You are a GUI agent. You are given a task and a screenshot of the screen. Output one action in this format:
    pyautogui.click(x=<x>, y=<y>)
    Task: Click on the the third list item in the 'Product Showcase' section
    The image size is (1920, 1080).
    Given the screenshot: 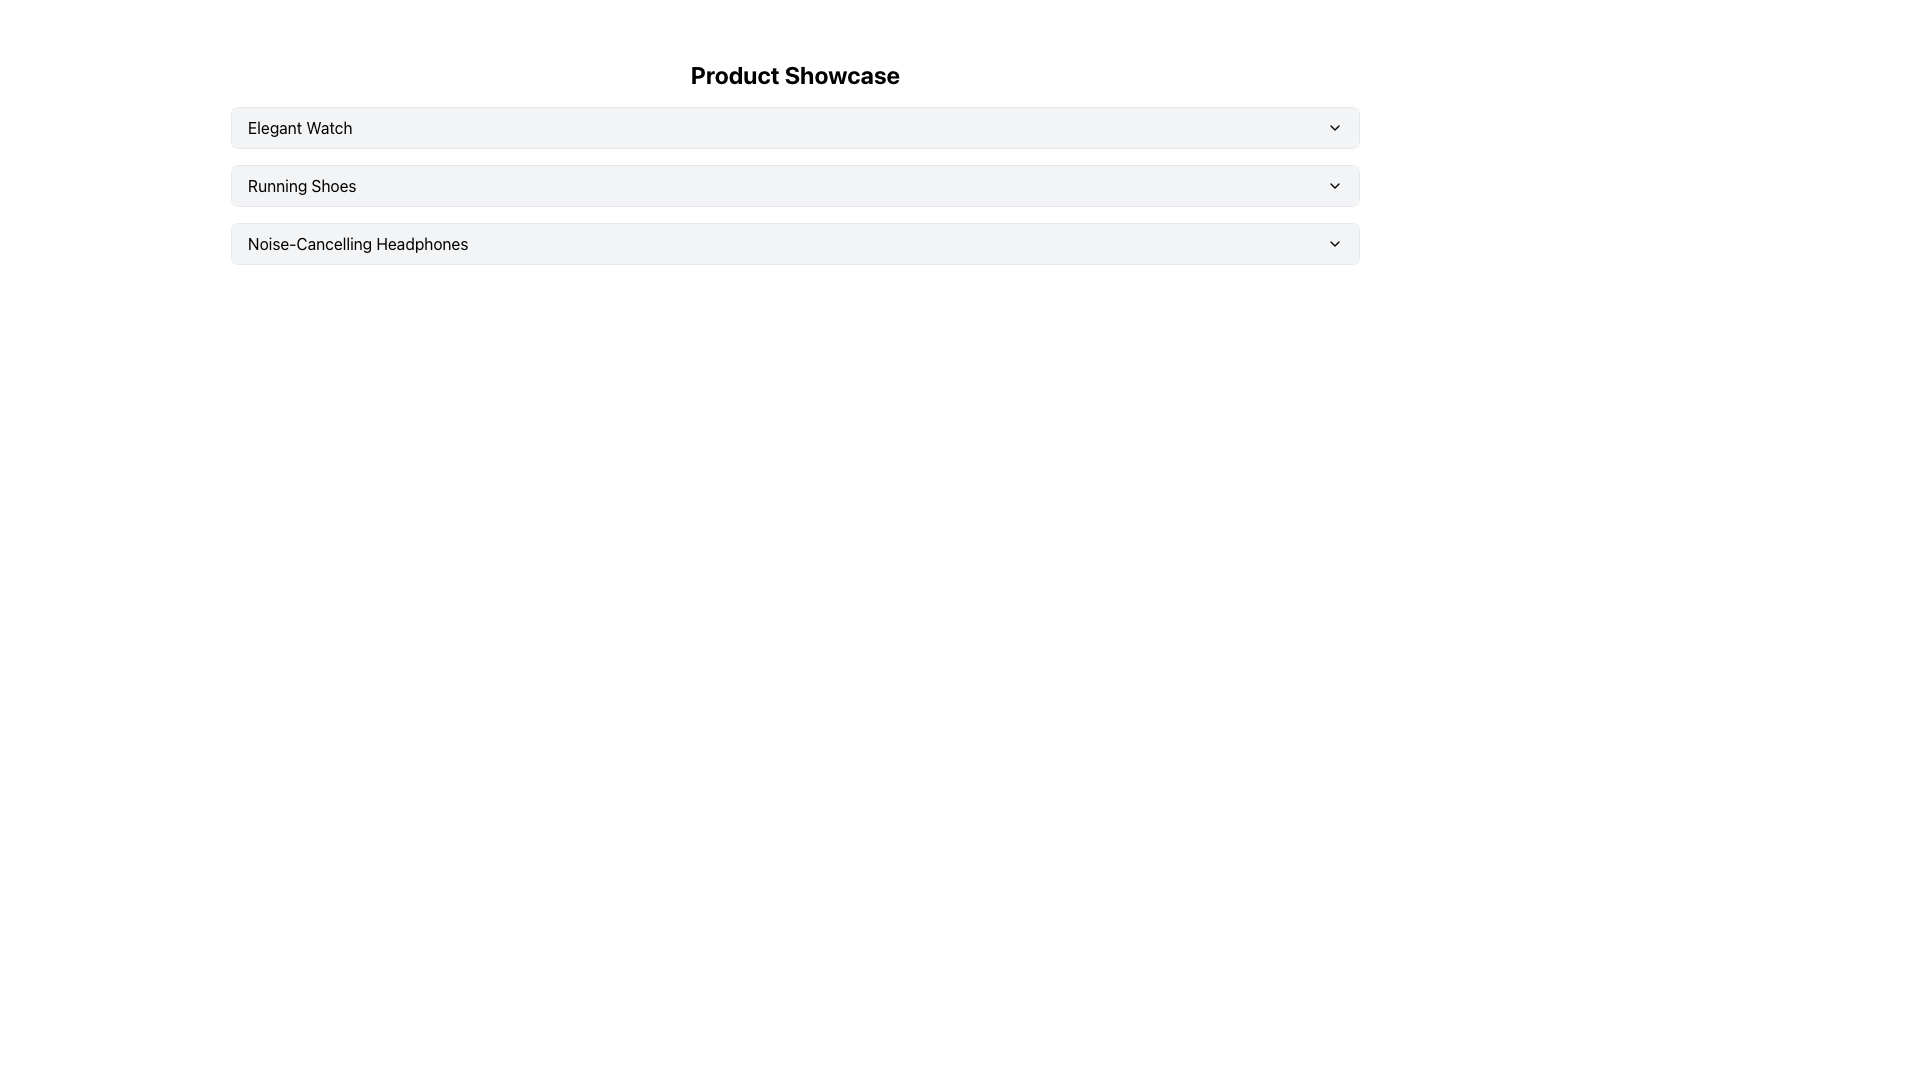 What is the action you would take?
    pyautogui.click(x=794, y=242)
    